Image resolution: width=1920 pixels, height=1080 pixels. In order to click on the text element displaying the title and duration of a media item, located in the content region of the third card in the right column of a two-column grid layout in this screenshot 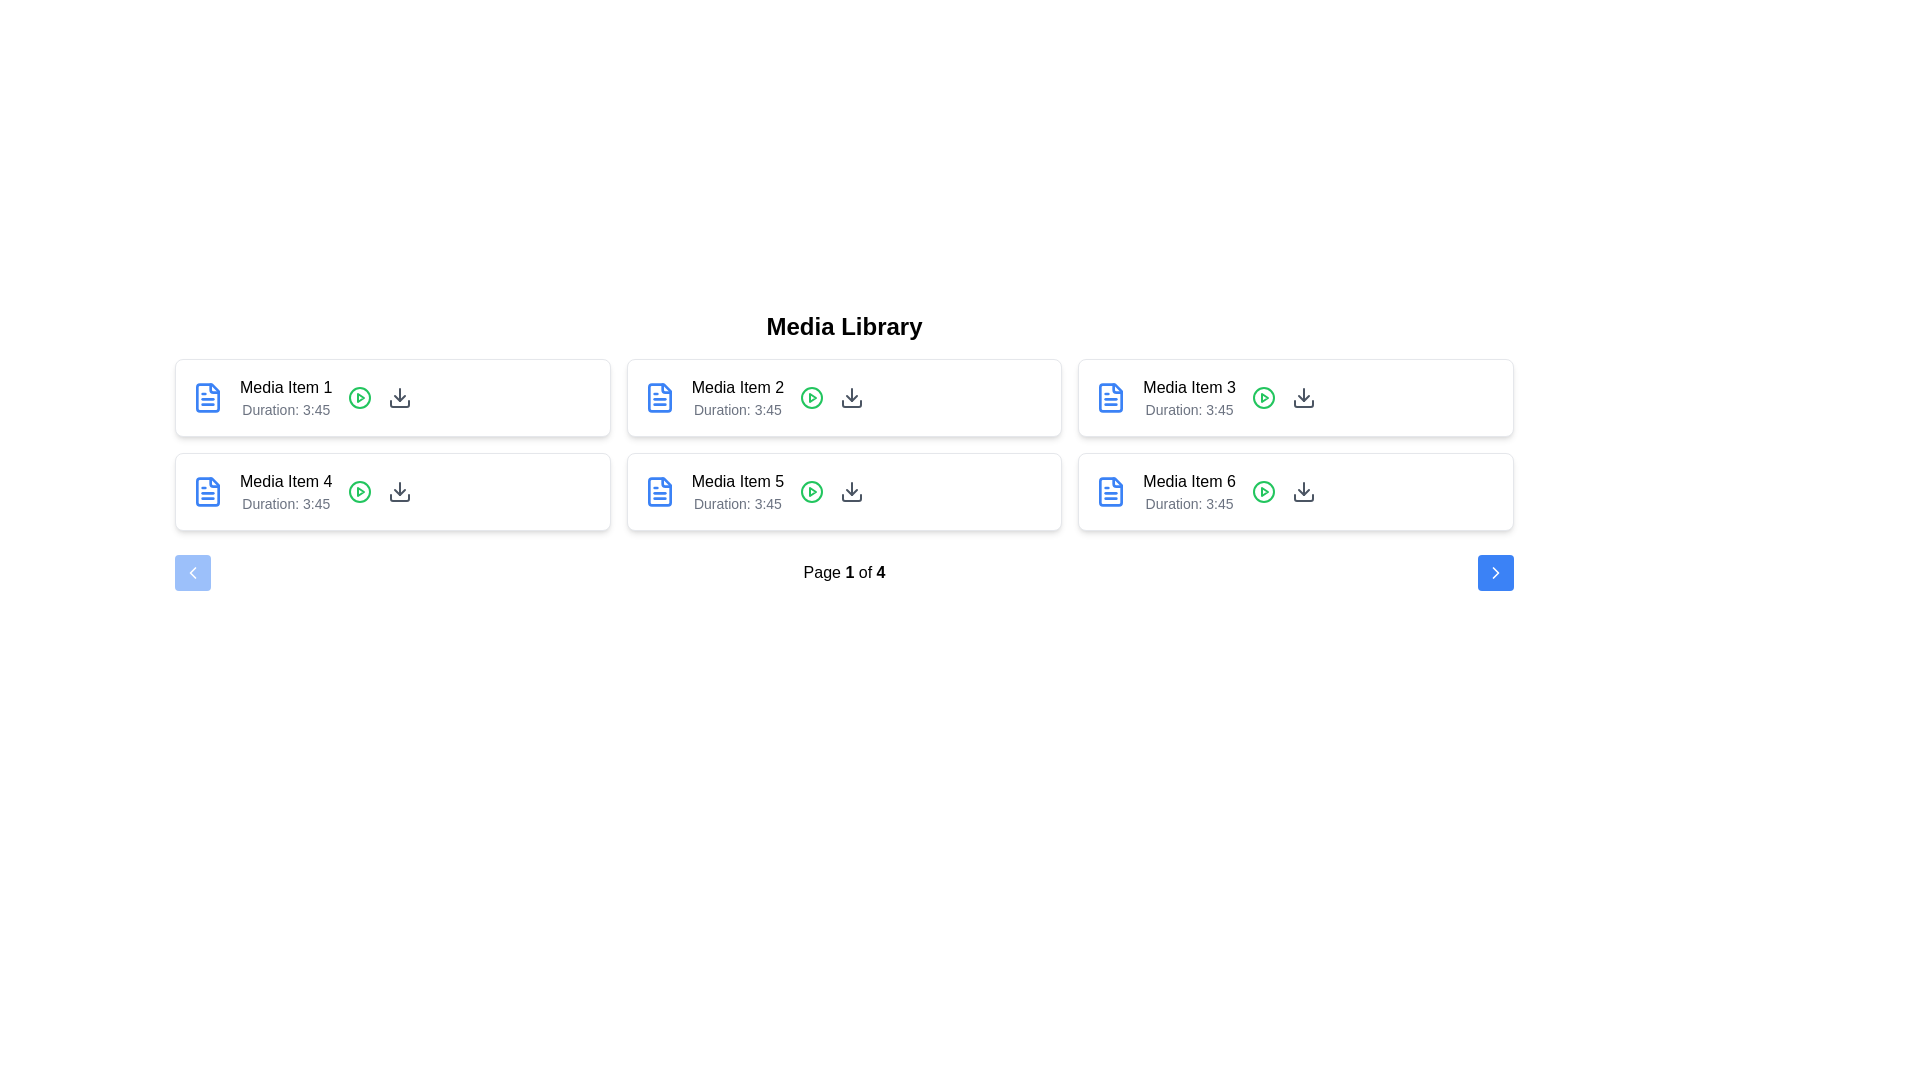, I will do `click(1189, 397)`.